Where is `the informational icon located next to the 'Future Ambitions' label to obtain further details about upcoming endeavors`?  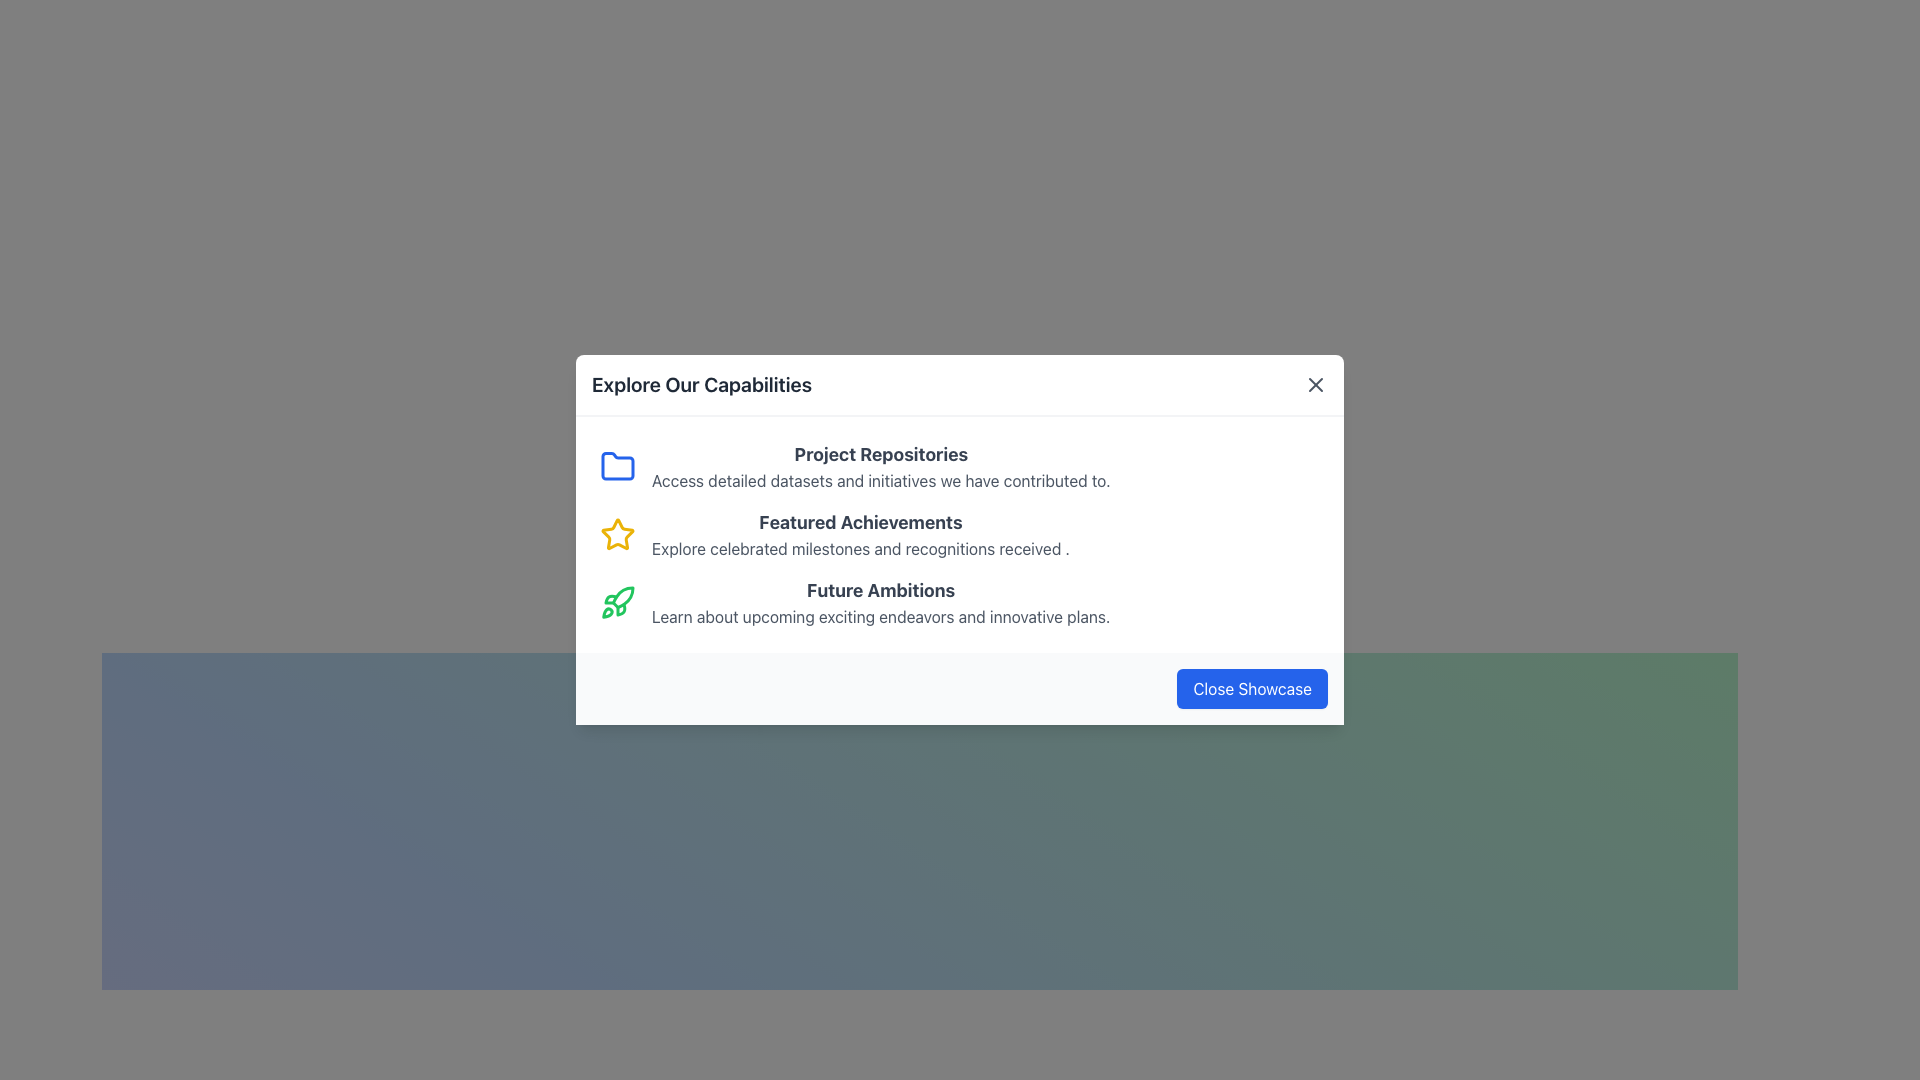 the informational icon located next to the 'Future Ambitions' label to obtain further details about upcoming endeavors is located at coordinates (880, 601).